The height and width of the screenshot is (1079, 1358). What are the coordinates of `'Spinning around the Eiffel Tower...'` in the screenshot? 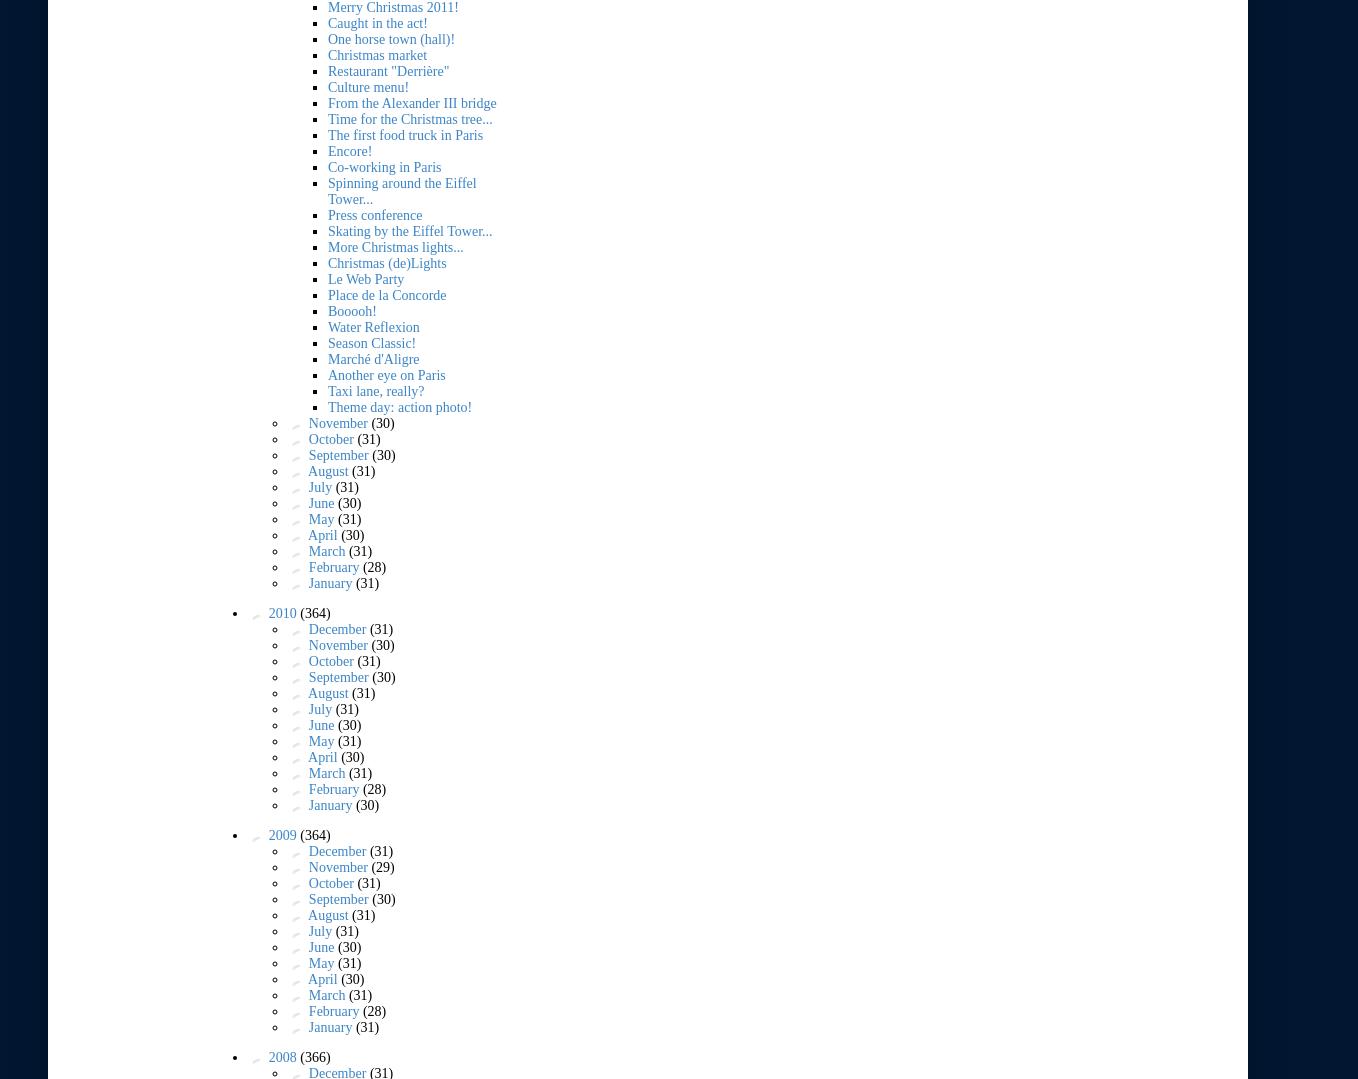 It's located at (326, 190).